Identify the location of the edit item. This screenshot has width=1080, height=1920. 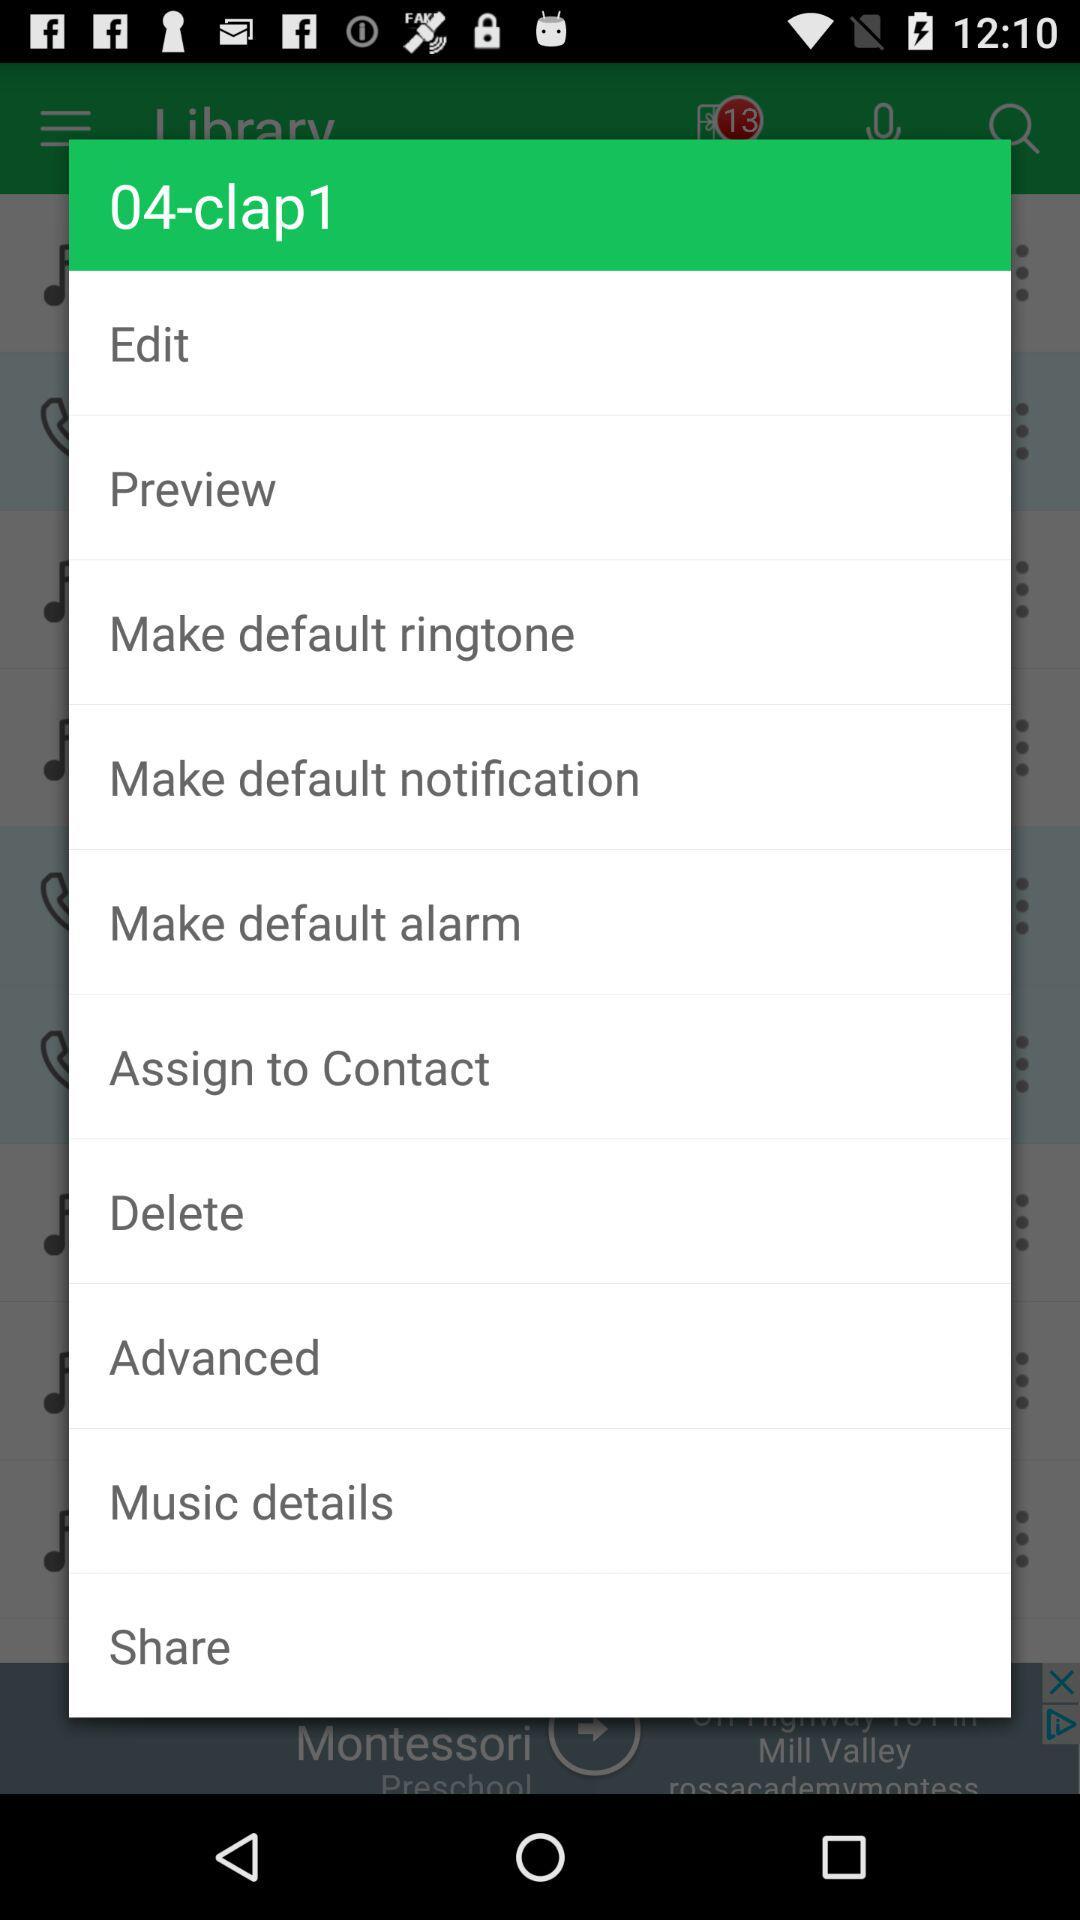
(540, 342).